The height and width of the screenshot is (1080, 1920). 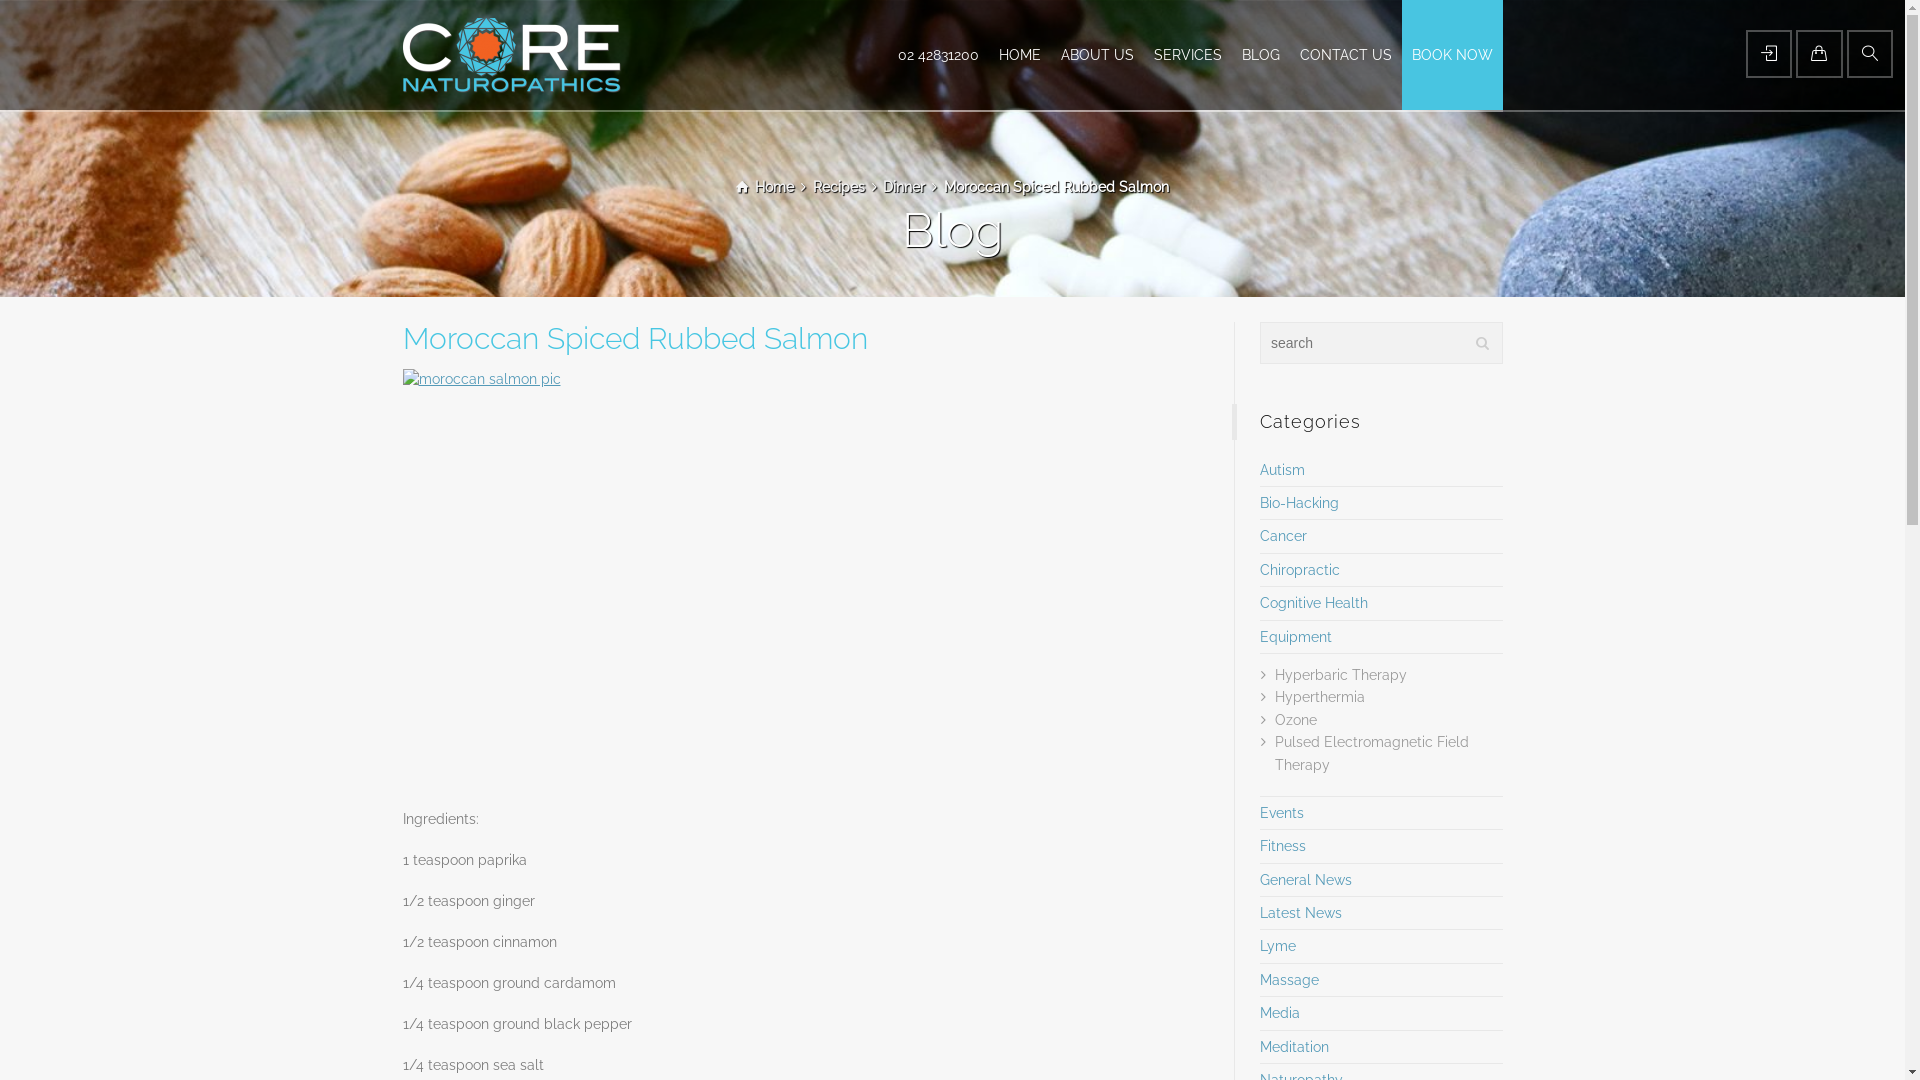 What do you see at coordinates (1281, 813) in the screenshot?
I see `'Events'` at bounding box center [1281, 813].